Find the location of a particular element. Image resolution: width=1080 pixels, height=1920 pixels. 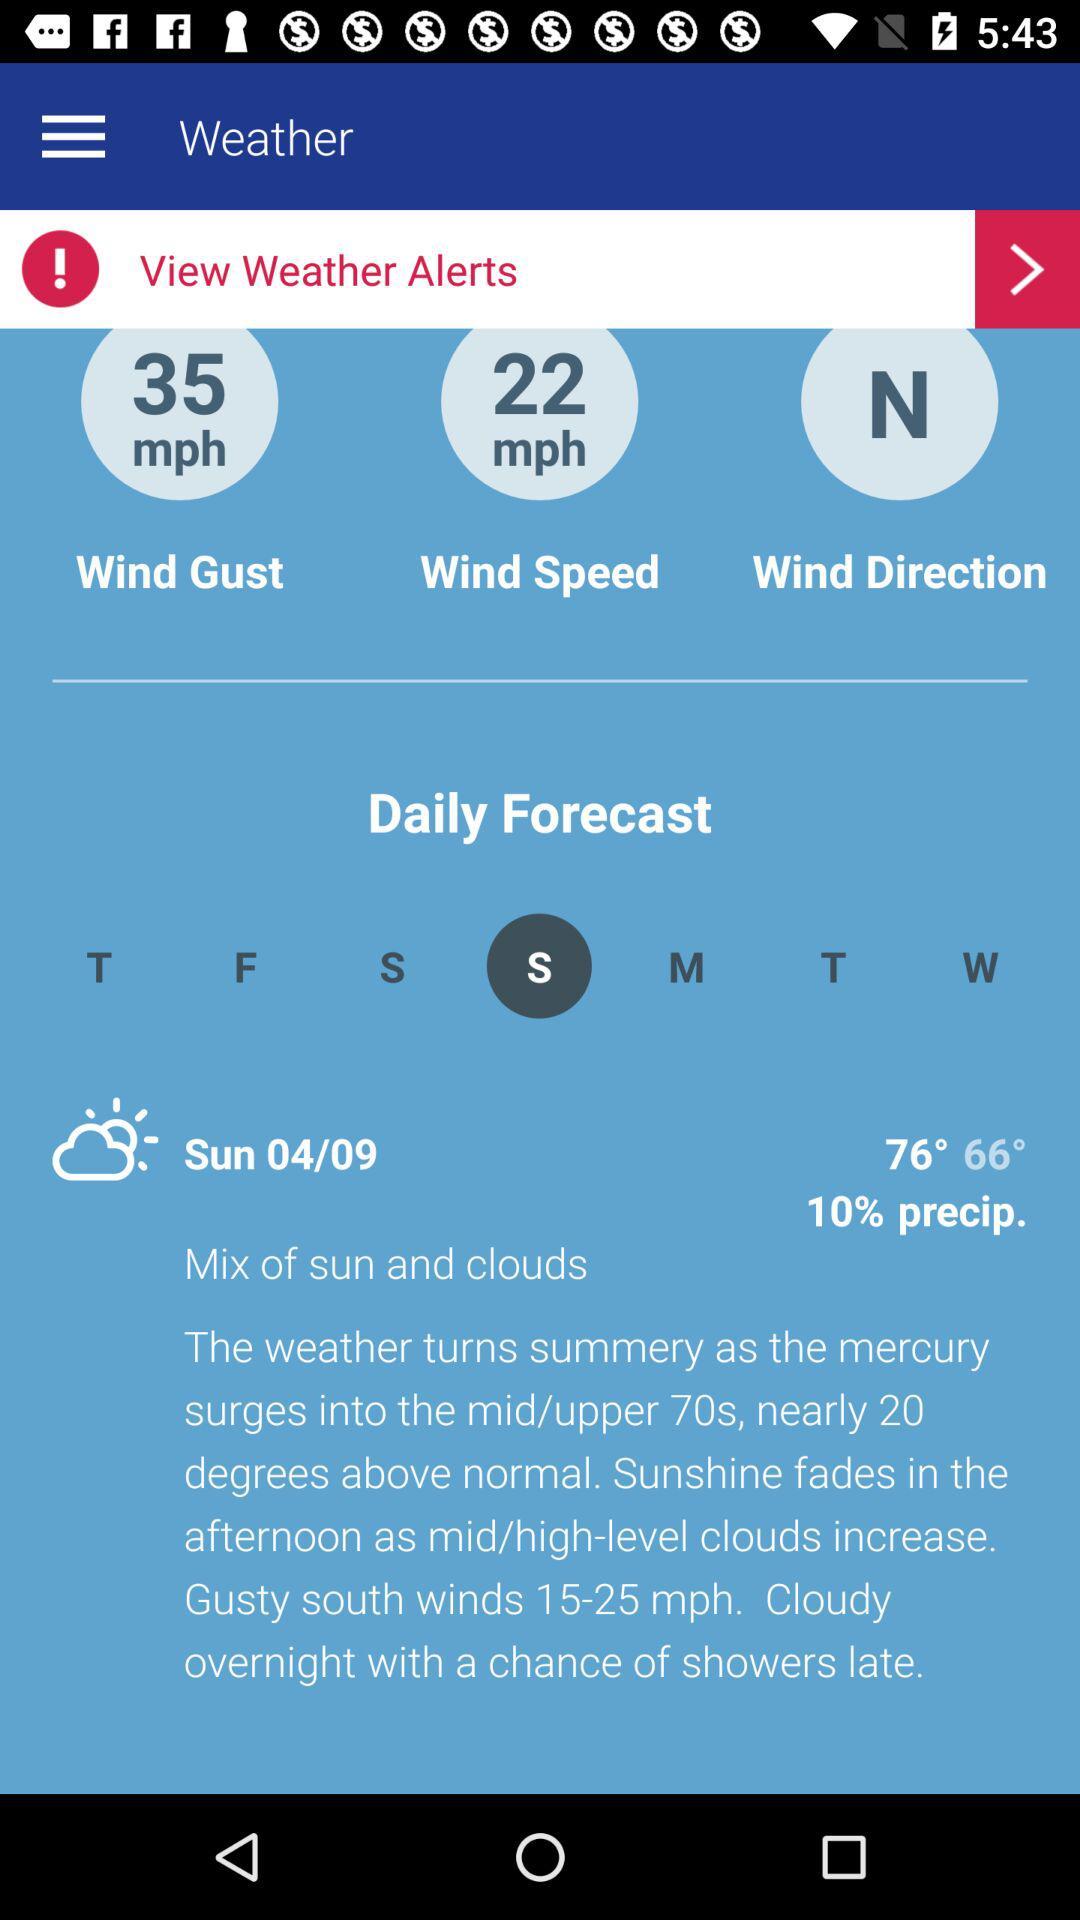

menu is located at coordinates (72, 135).